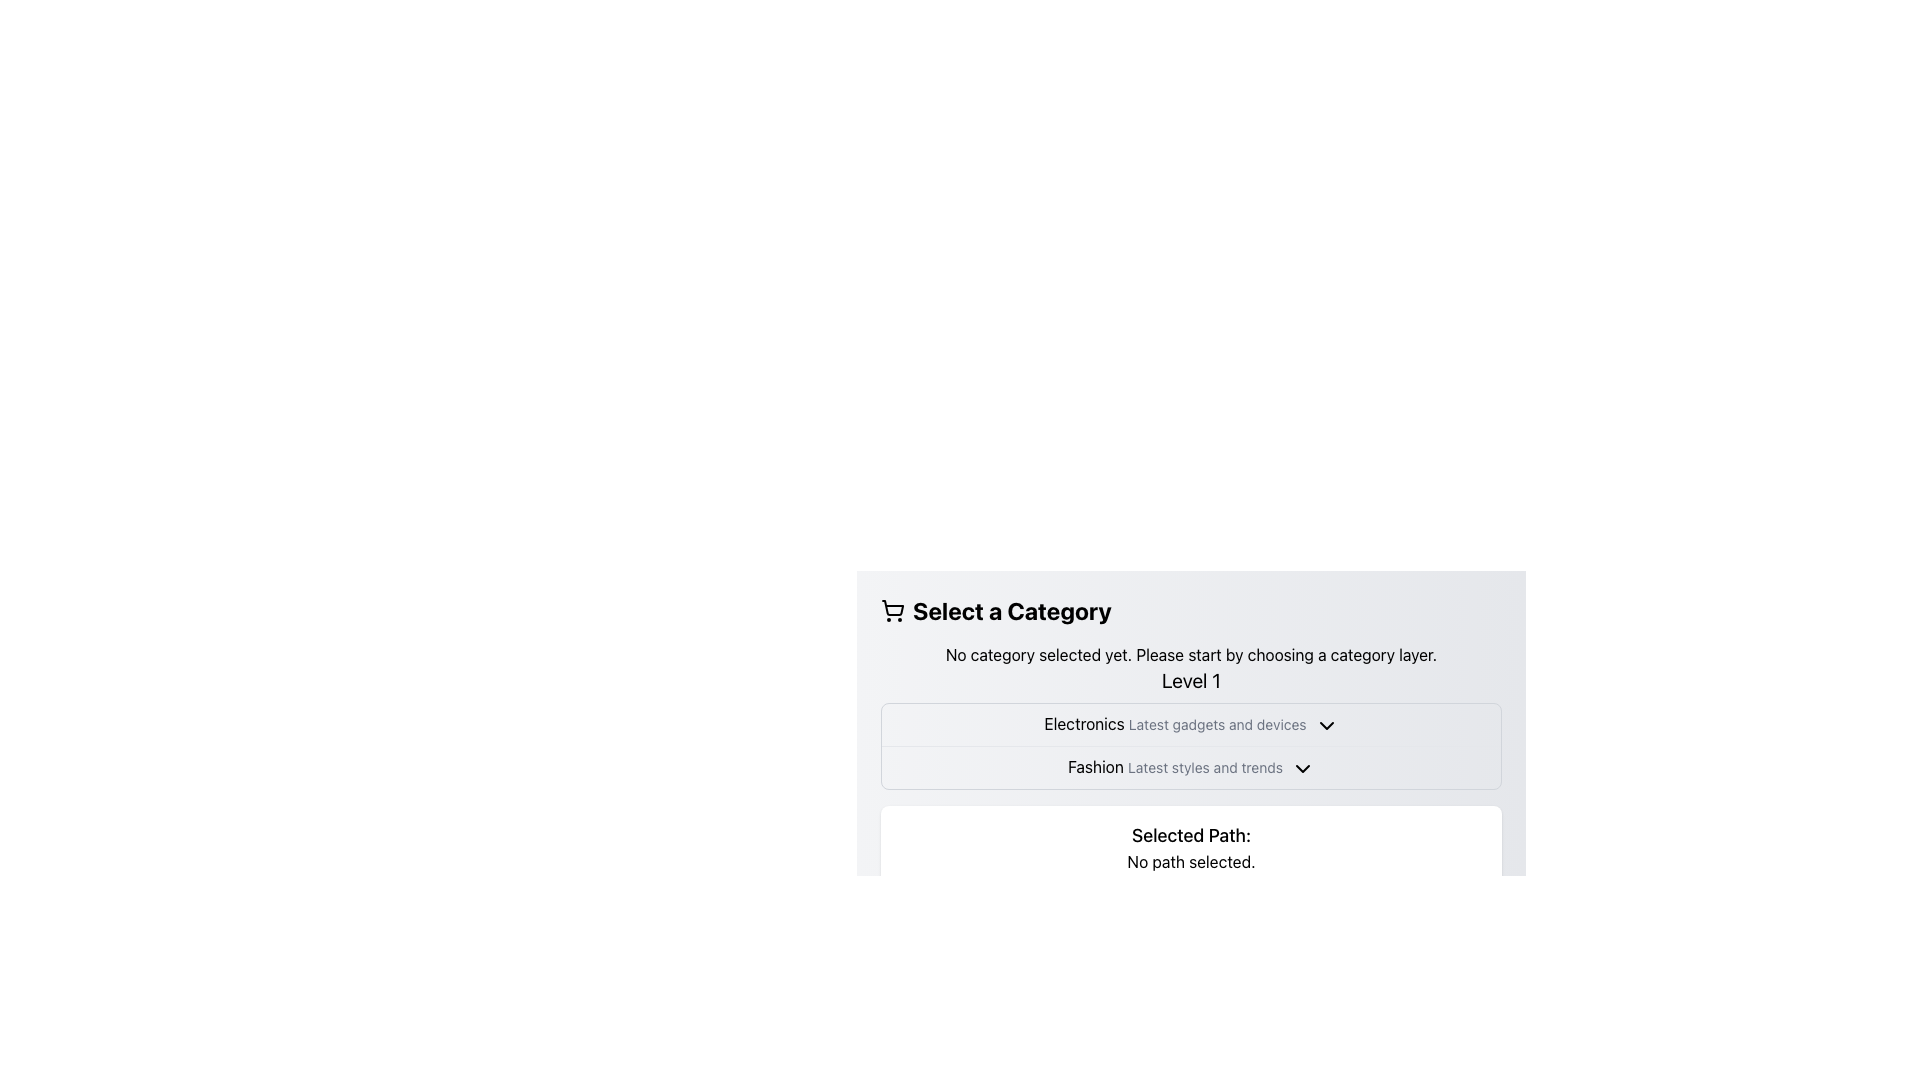 Image resolution: width=1920 pixels, height=1080 pixels. I want to click on the 'Electronics' Text Label that provides descriptive information about its contents, which is the second textual component in its row, so click(1216, 724).